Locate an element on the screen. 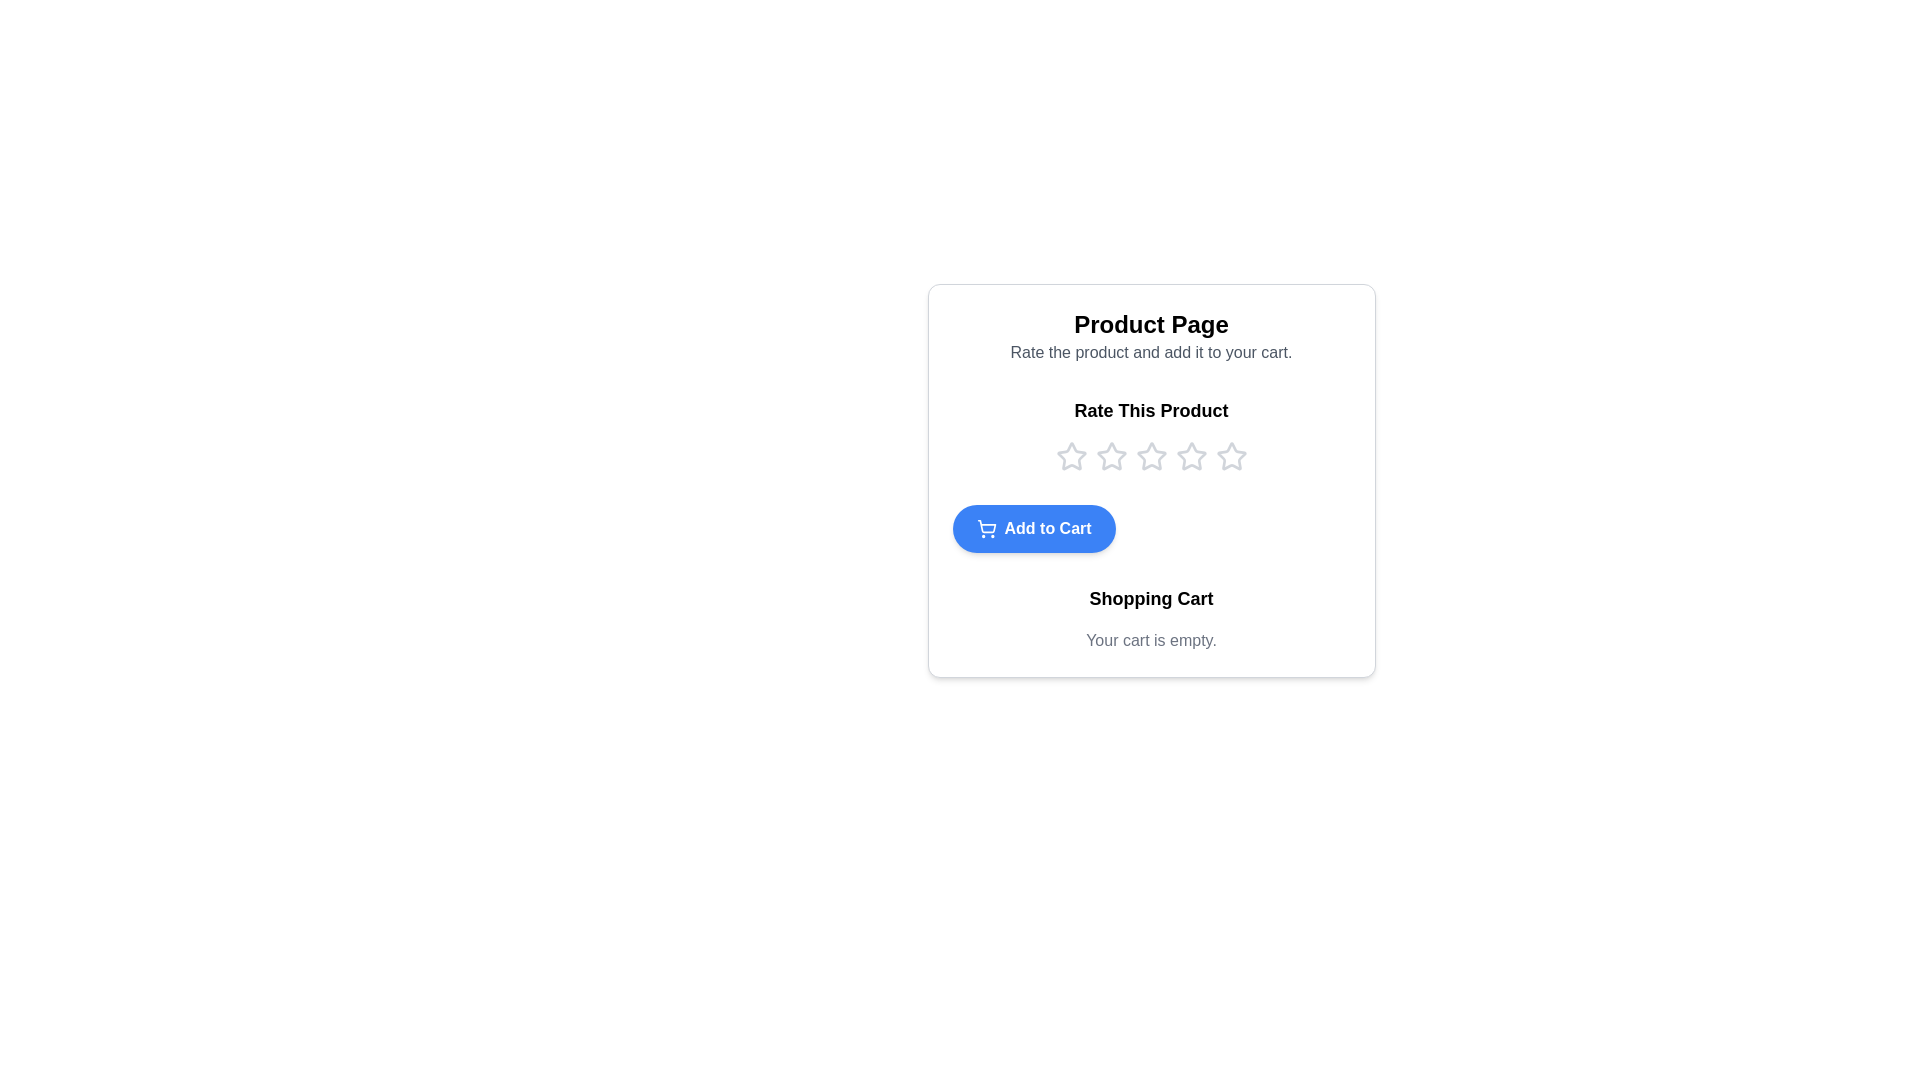 Image resolution: width=1920 pixels, height=1080 pixels. the button displaying the label for adding items to the cart is located at coordinates (1047, 527).